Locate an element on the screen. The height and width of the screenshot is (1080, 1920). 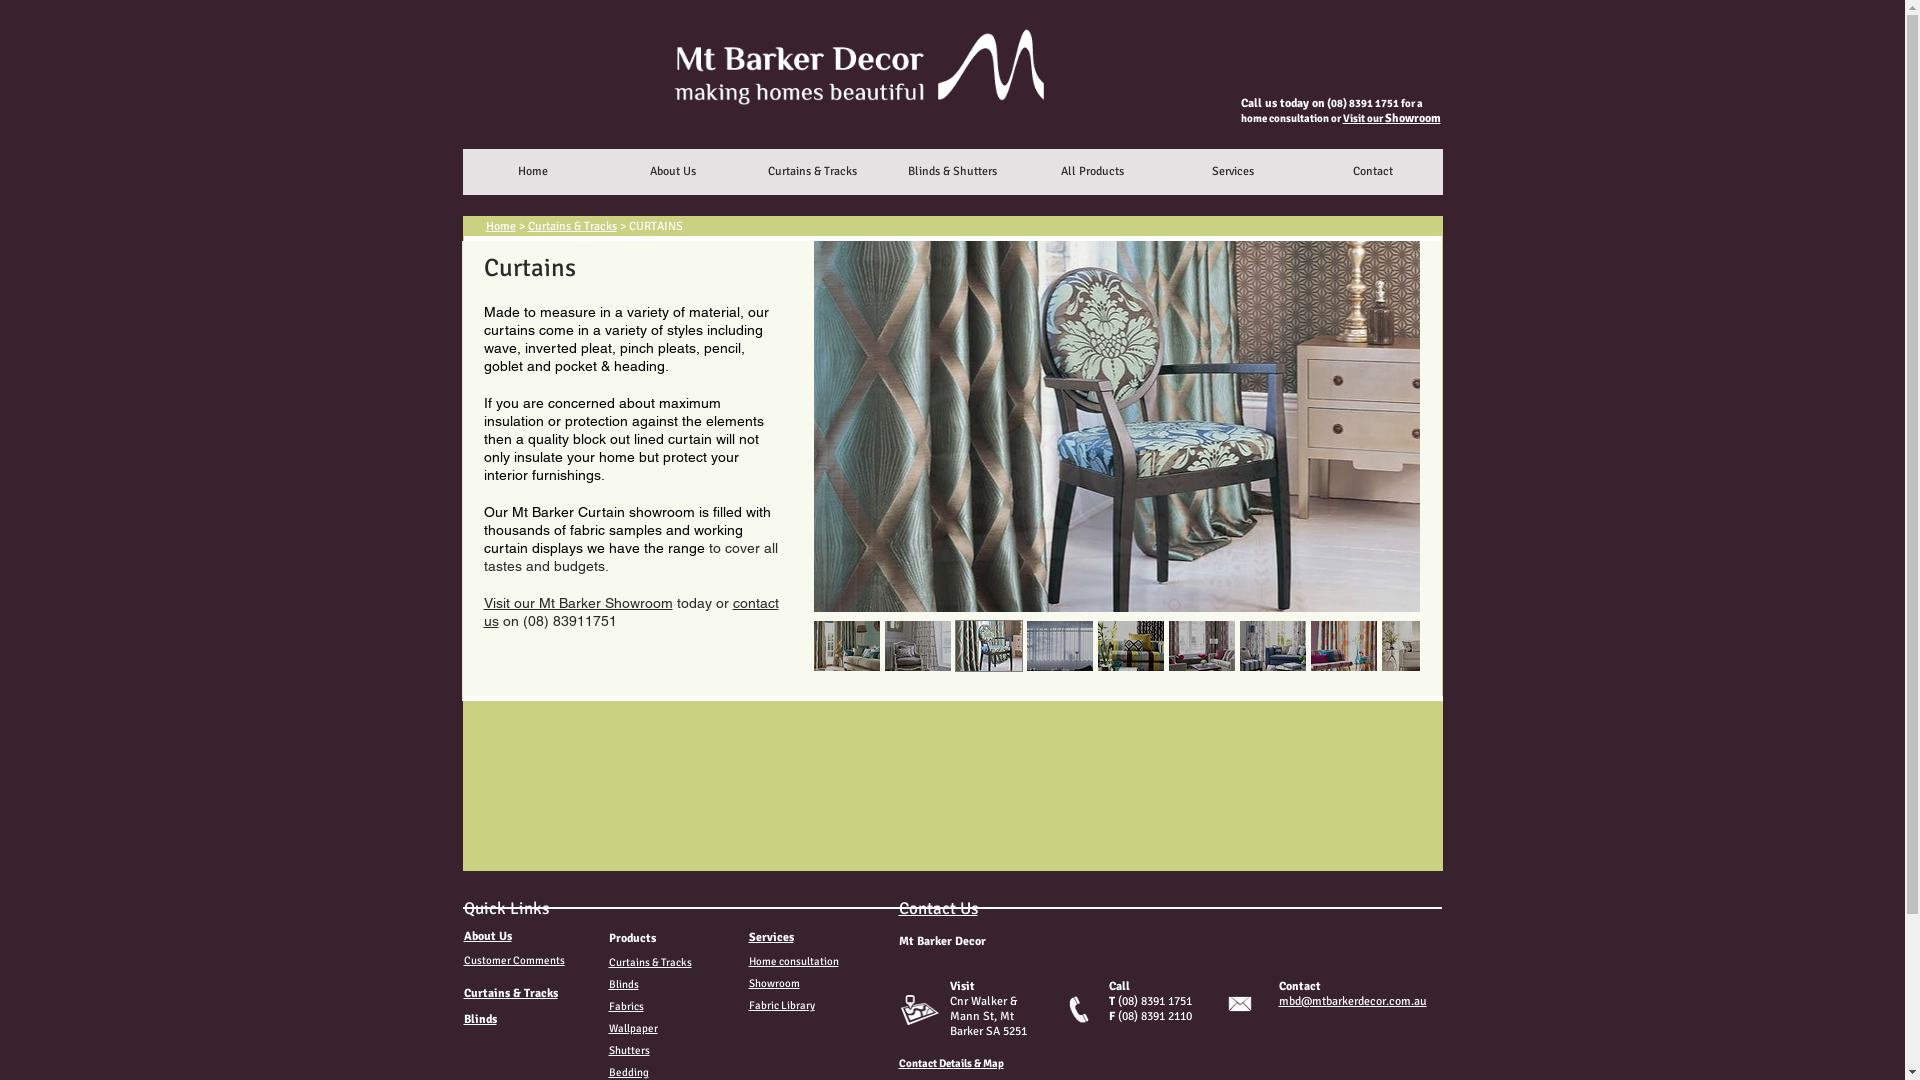
'Shutters' is located at coordinates (627, 1049).